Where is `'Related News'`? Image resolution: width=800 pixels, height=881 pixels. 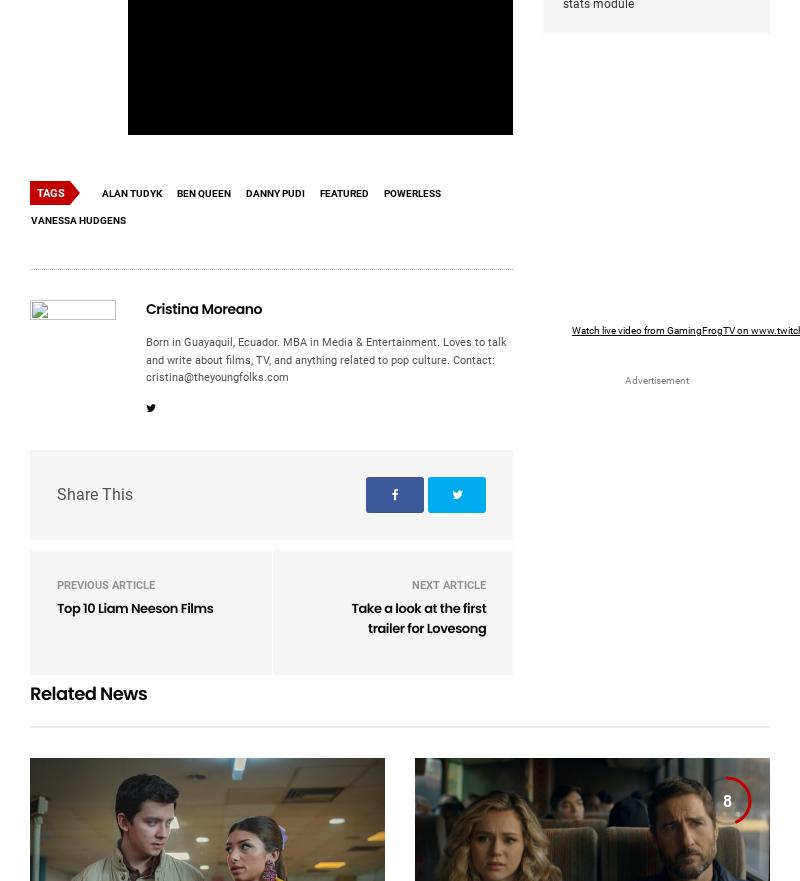
'Related News' is located at coordinates (30, 693).